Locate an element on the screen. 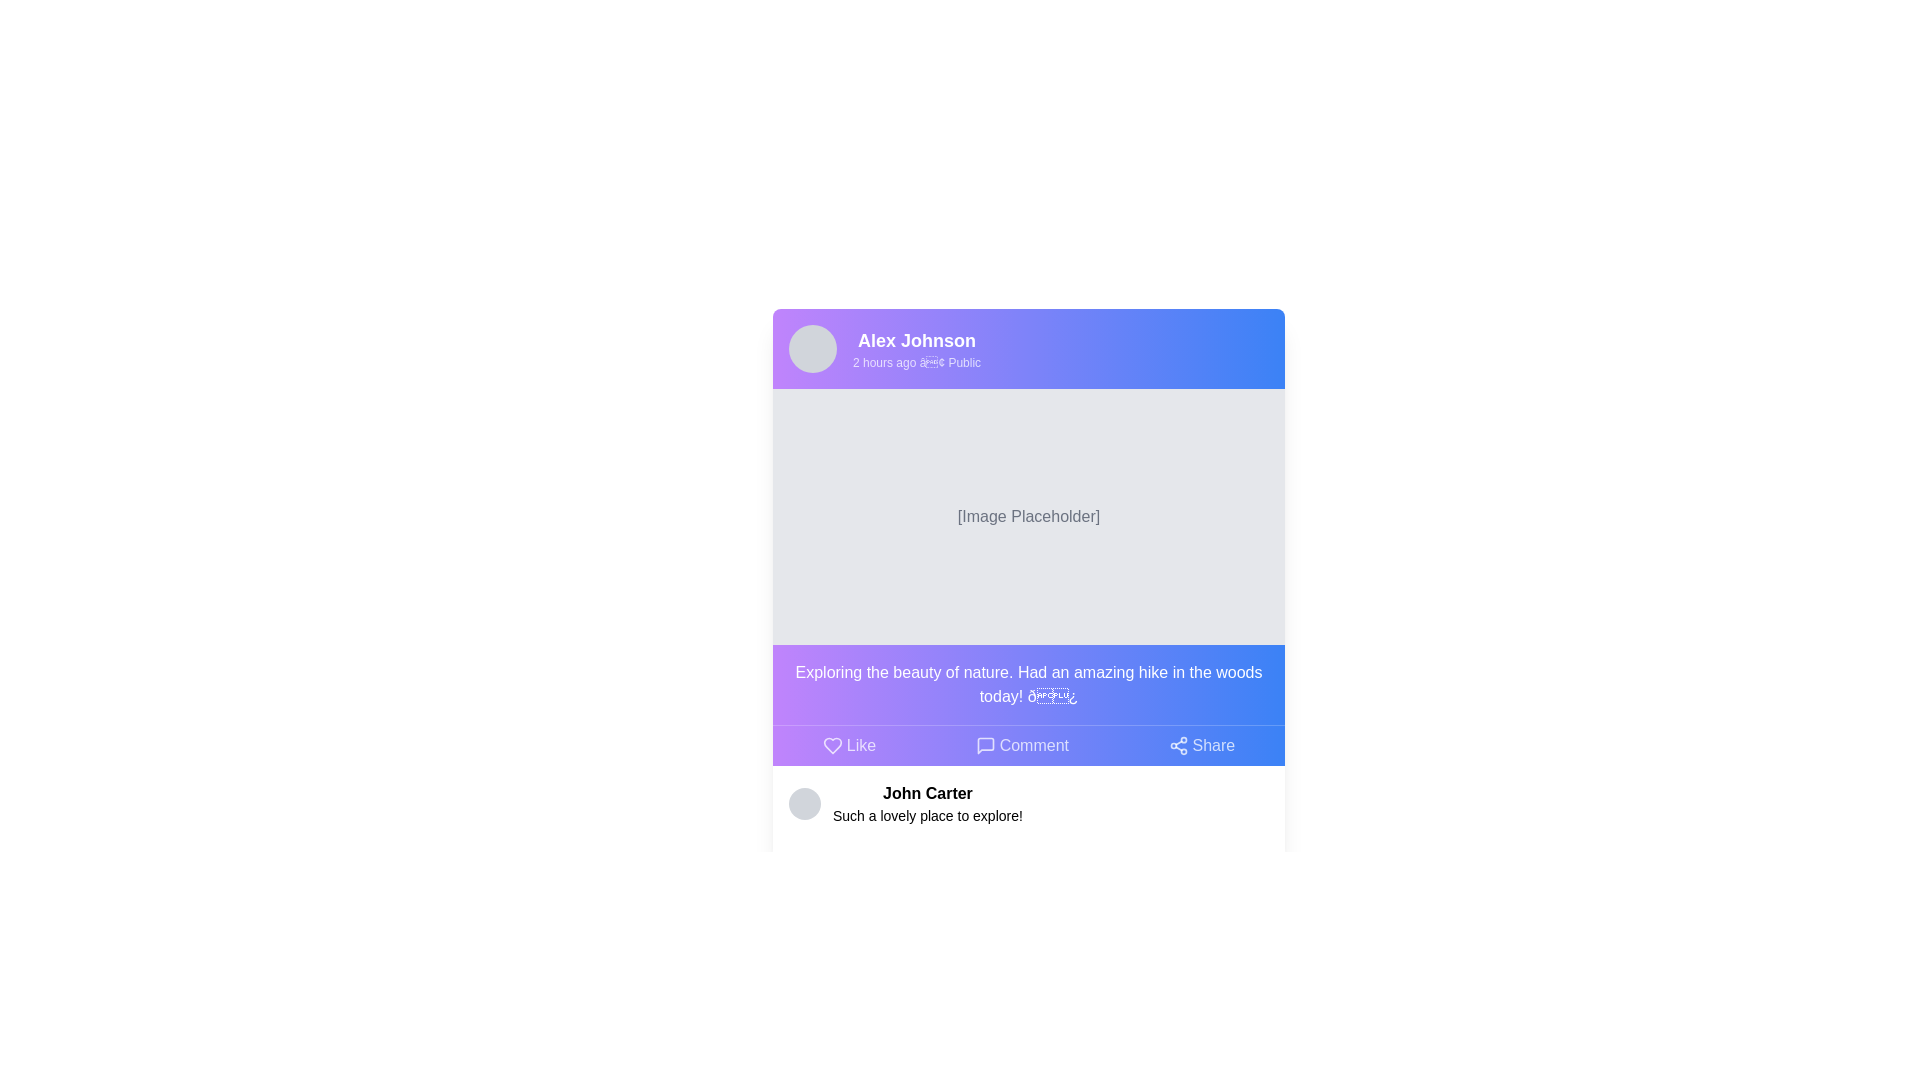 This screenshot has width=1920, height=1080. the text label displaying the name 'John Carter', styled in bold black font, located near the bottom left of the UI, above the comment 'Such a lovely place is located at coordinates (926, 793).